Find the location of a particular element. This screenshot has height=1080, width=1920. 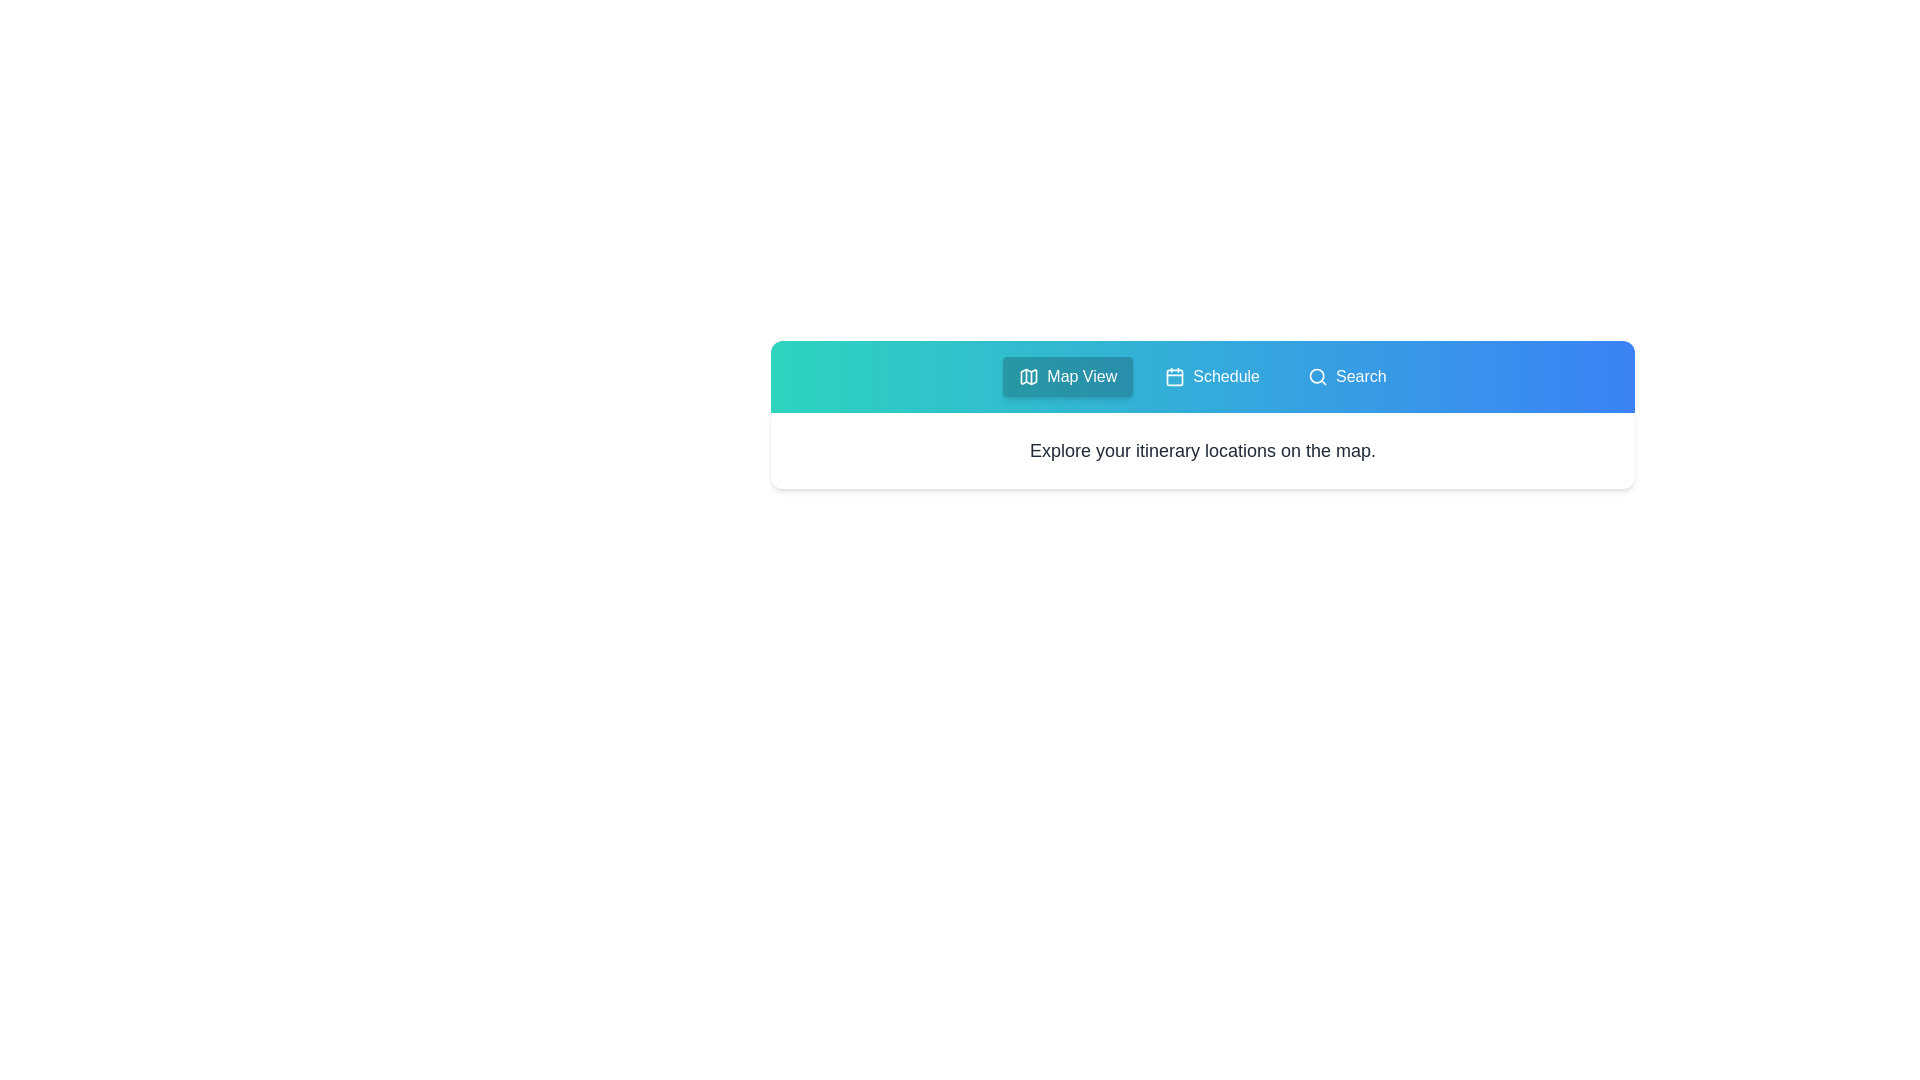

the text label displaying 'Explore your itinerary locations on the map.' which is styled in dark gray and positioned below the navigation bar is located at coordinates (1202, 451).